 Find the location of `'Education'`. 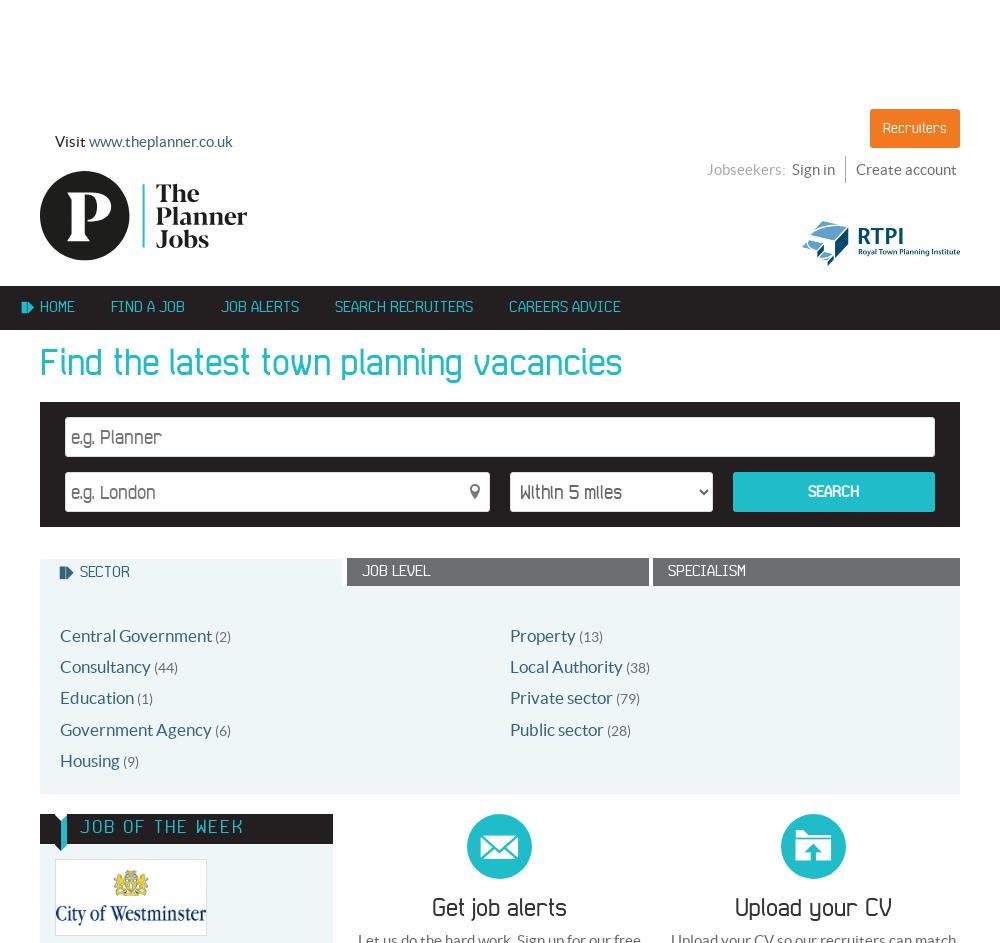

'Education' is located at coordinates (96, 697).